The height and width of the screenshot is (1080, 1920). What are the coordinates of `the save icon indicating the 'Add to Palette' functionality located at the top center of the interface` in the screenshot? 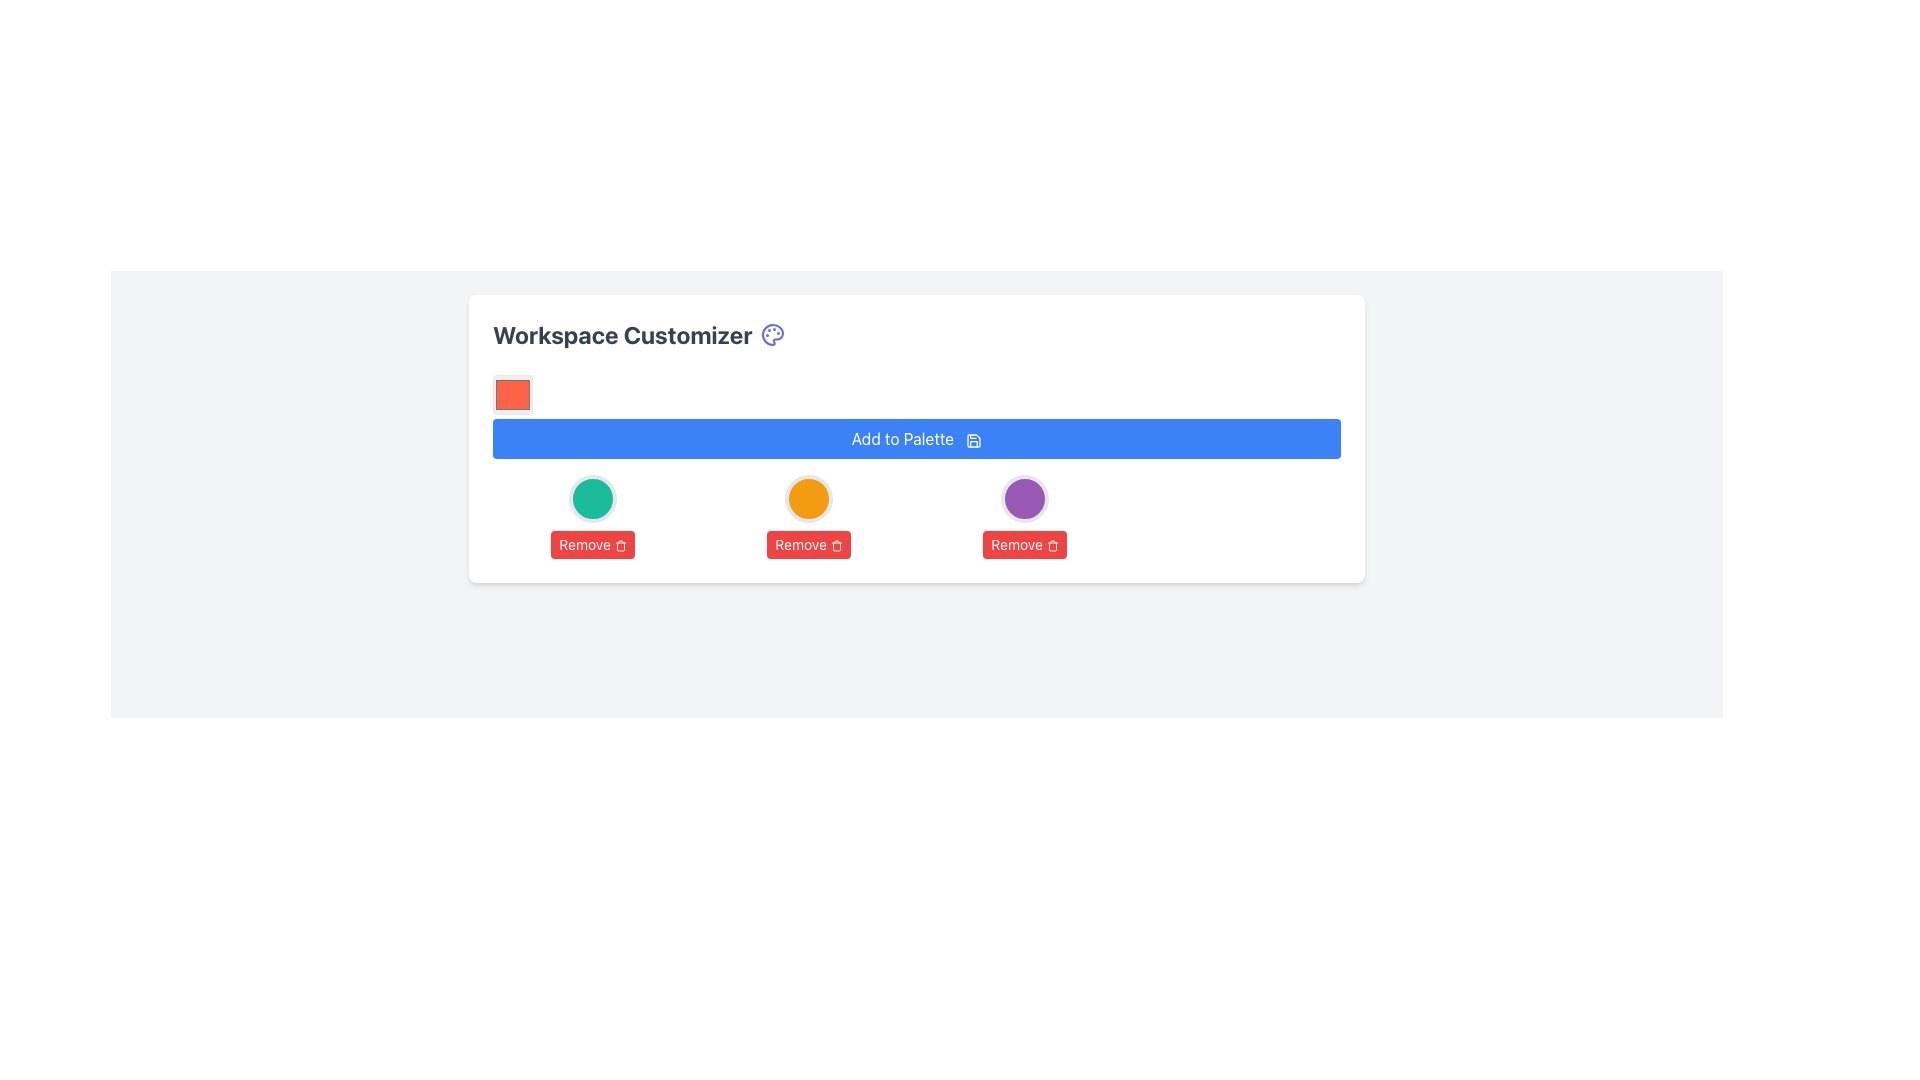 It's located at (974, 439).